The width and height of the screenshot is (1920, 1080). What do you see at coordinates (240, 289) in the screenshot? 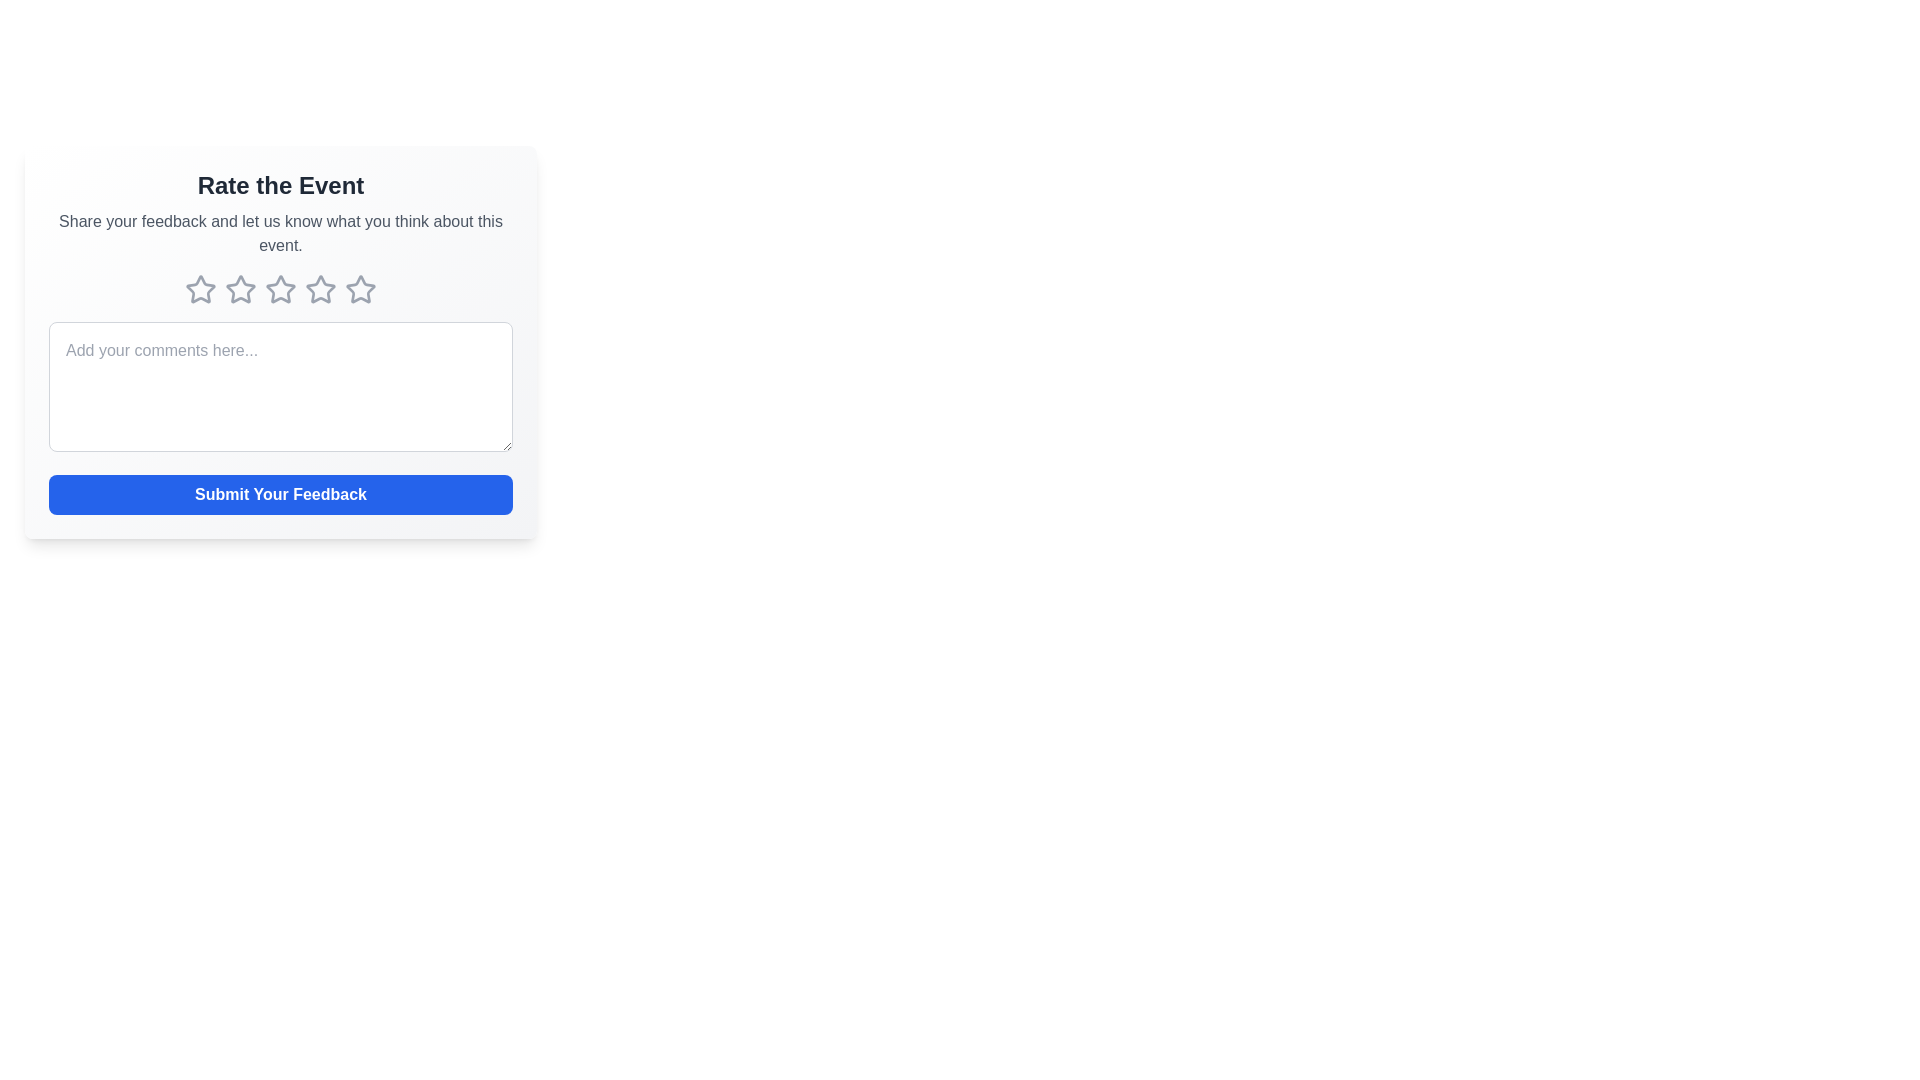
I see `the second star in the 5-star rating system` at bounding box center [240, 289].